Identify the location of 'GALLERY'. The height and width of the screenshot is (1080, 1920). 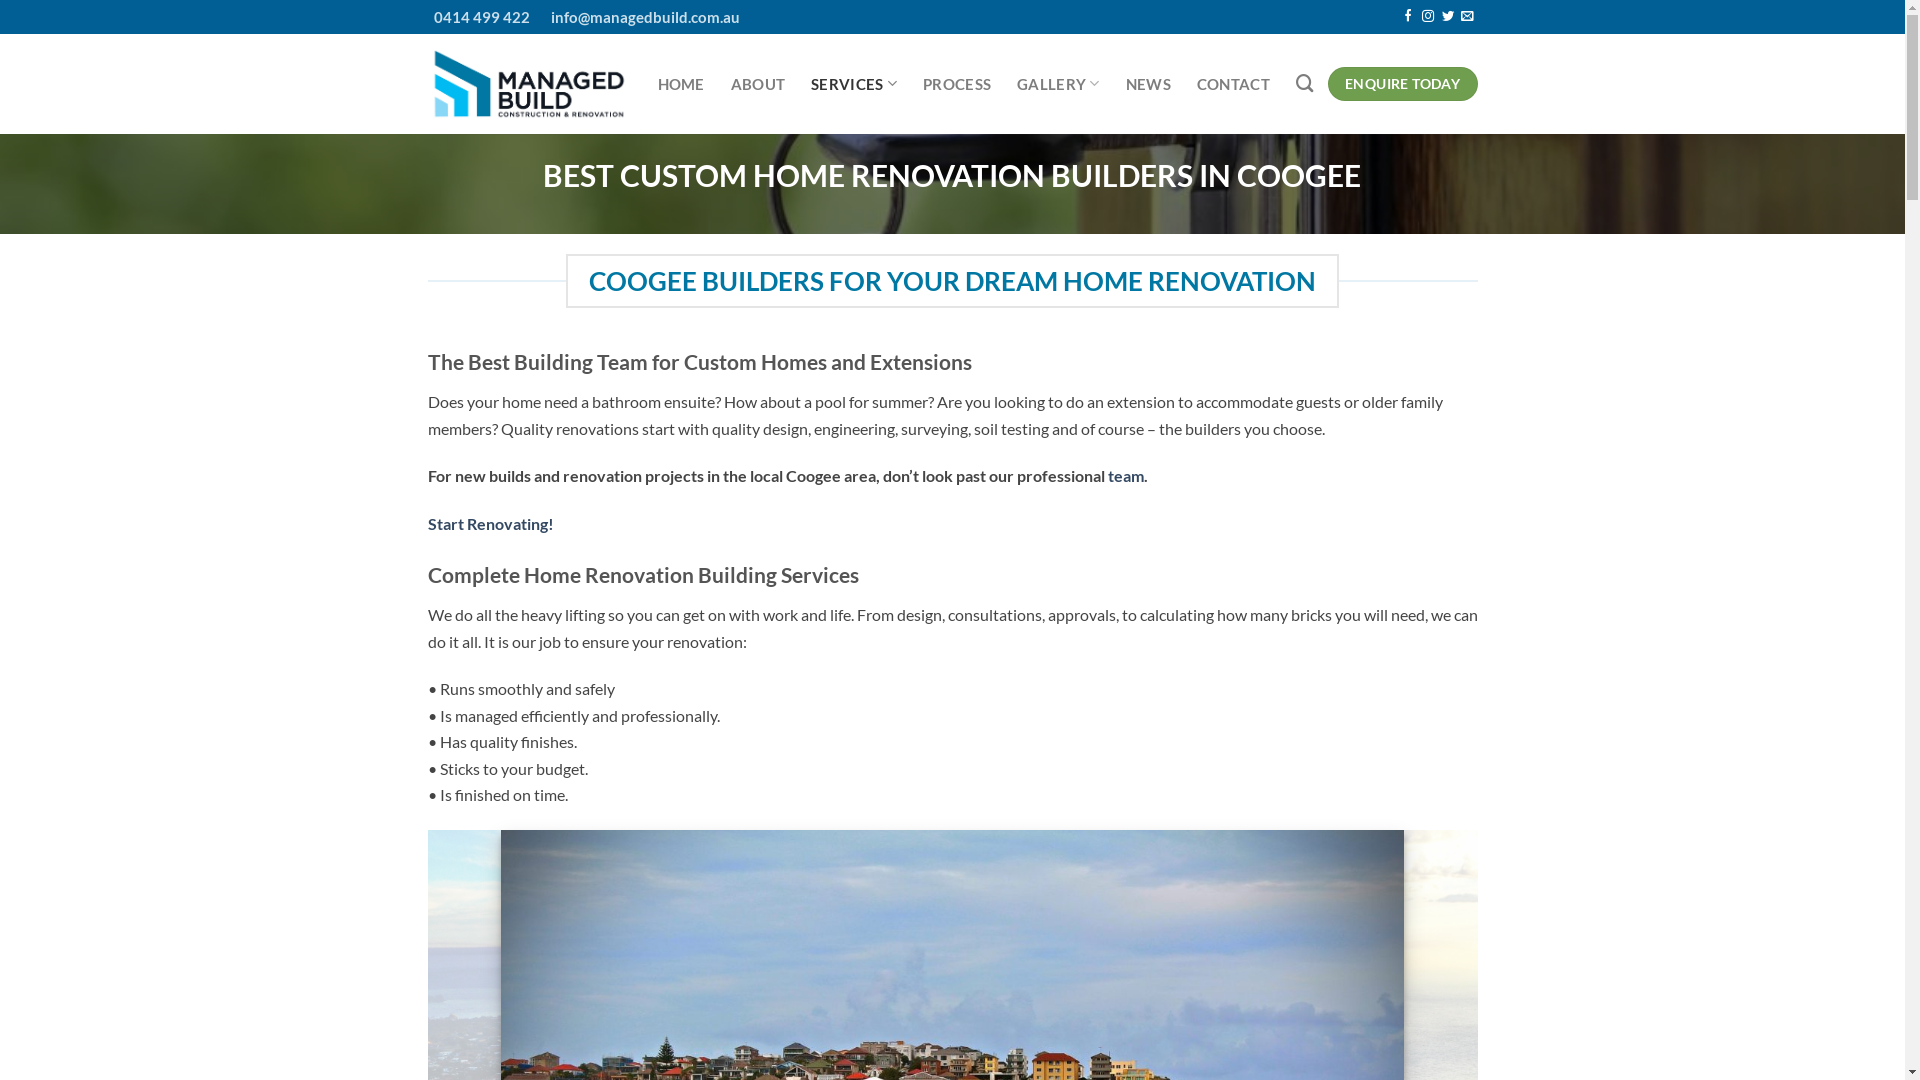
(1057, 82).